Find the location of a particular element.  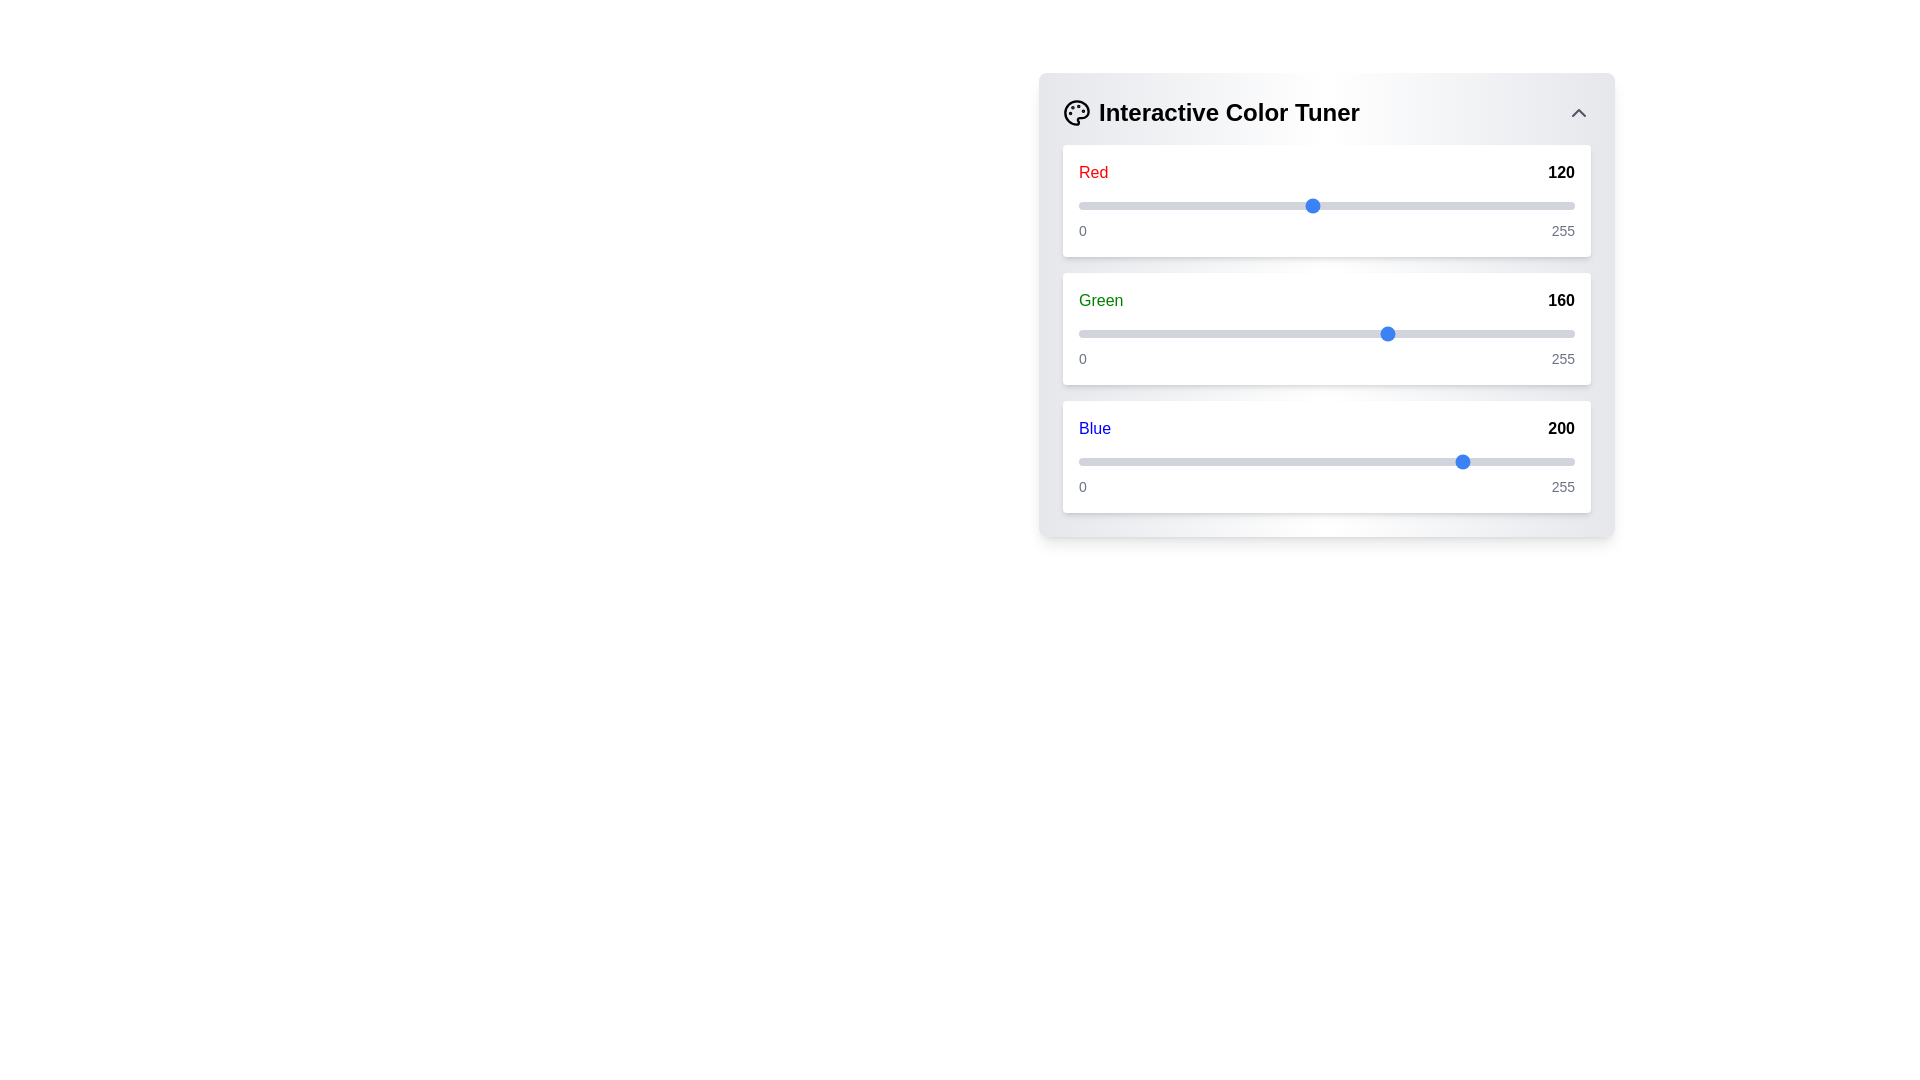

the red color intensity is located at coordinates (1085, 205).